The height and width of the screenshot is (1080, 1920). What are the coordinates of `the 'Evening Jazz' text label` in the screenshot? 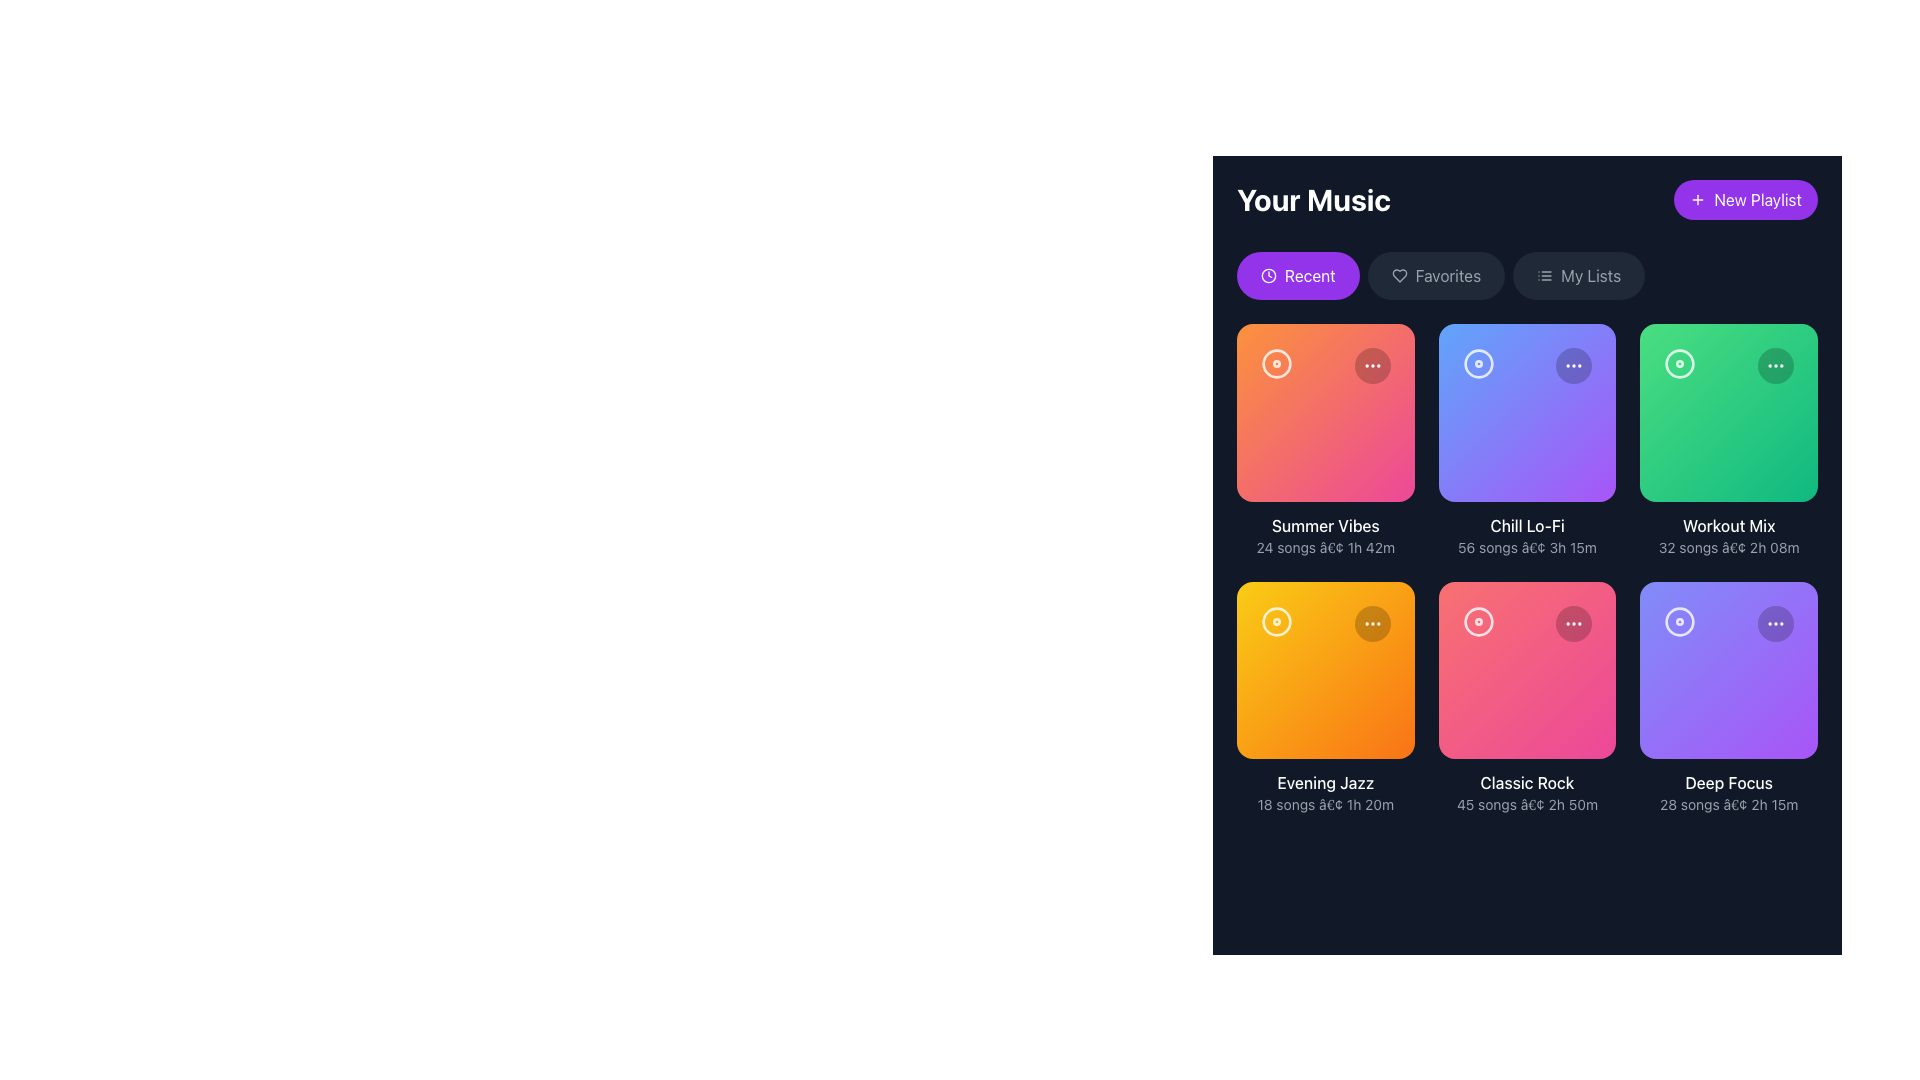 It's located at (1325, 782).